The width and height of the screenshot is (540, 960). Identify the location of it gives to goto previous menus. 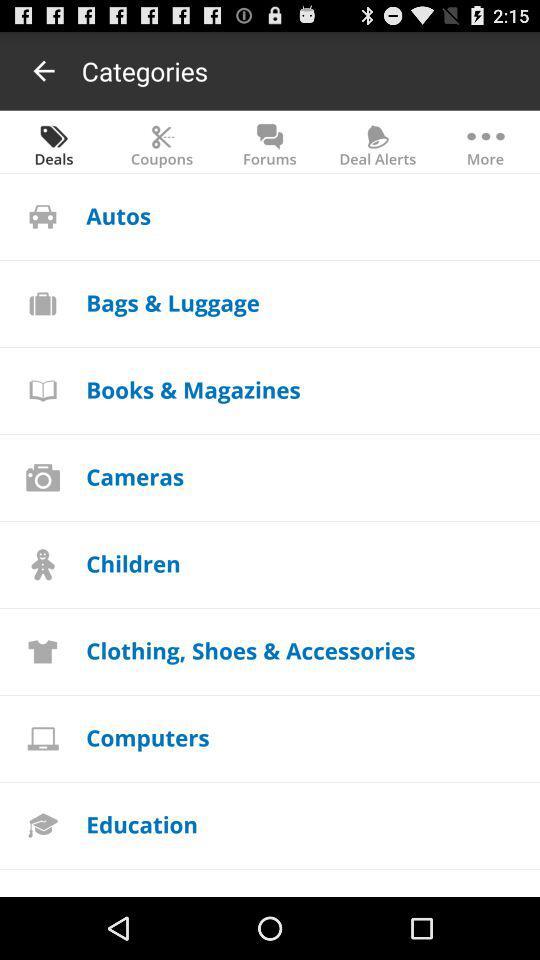
(44, 70).